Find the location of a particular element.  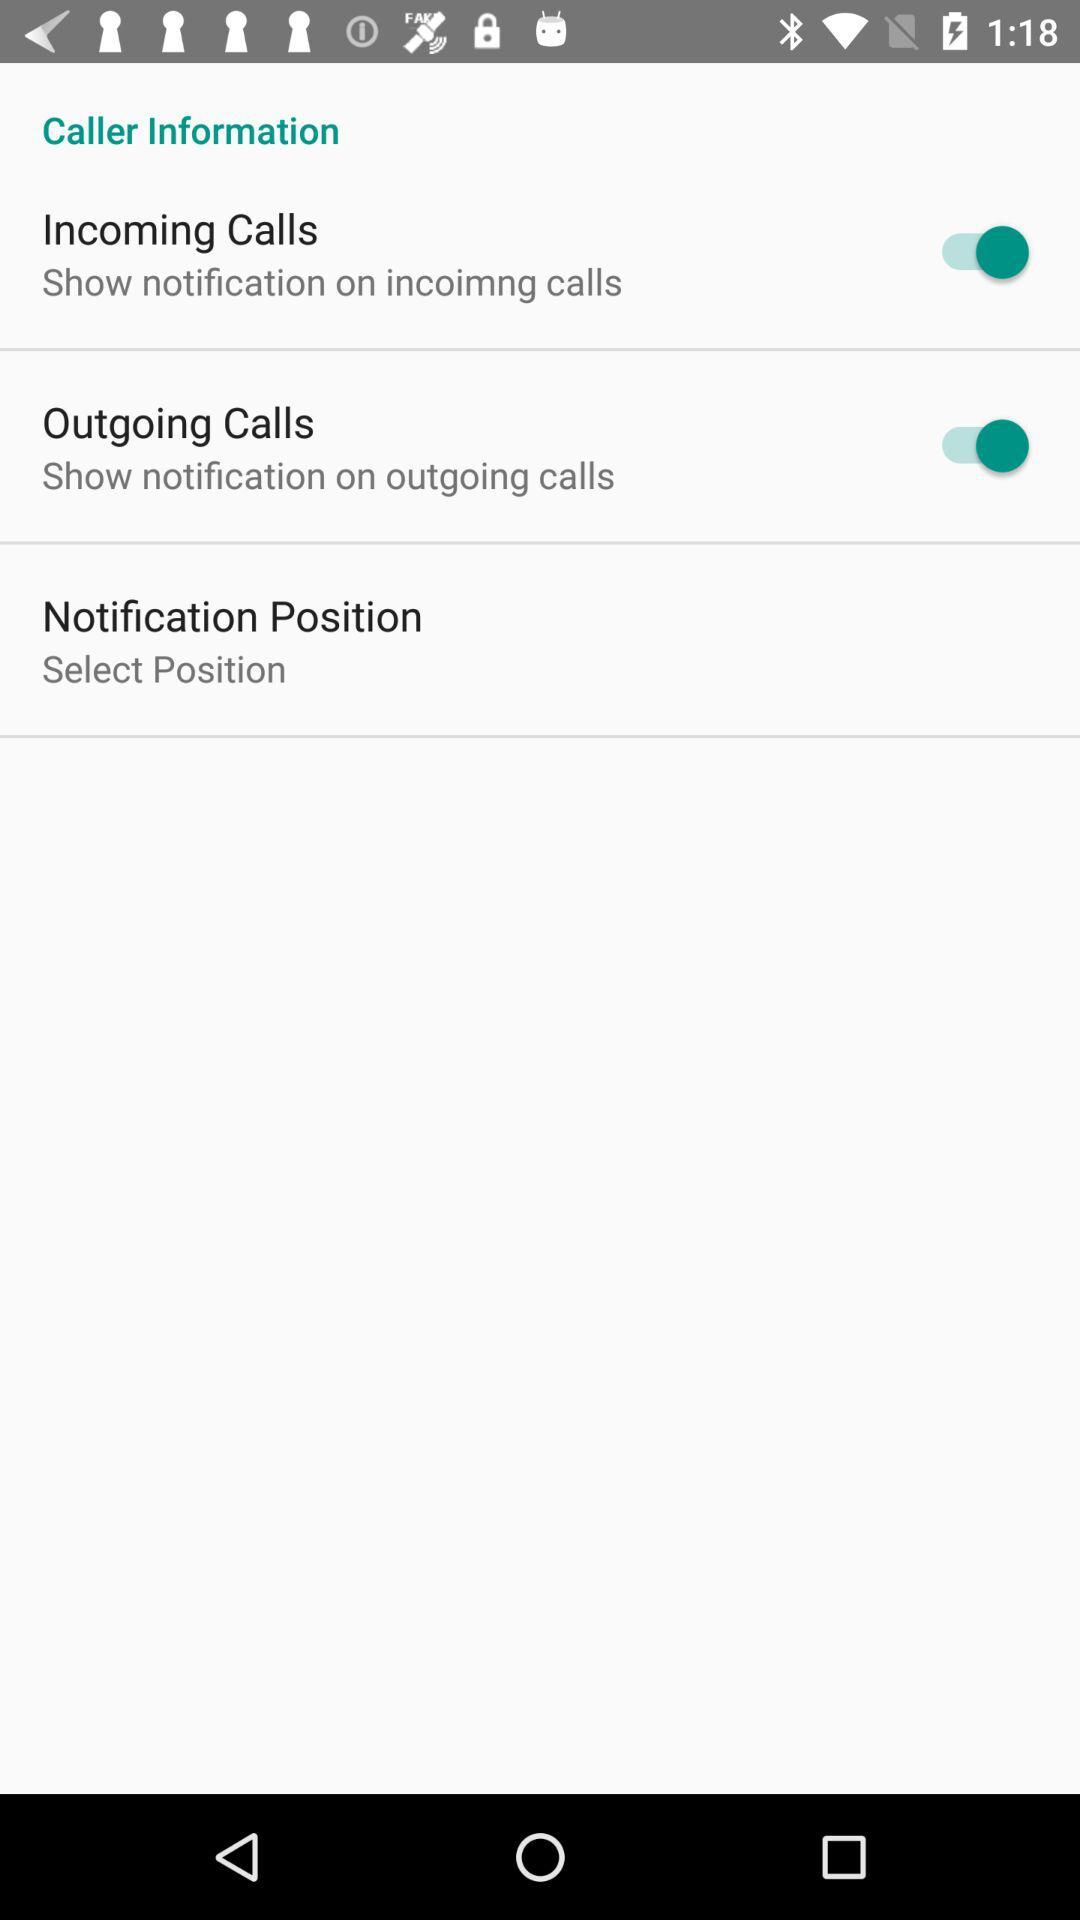

the icon above incoming calls icon is located at coordinates (540, 107).